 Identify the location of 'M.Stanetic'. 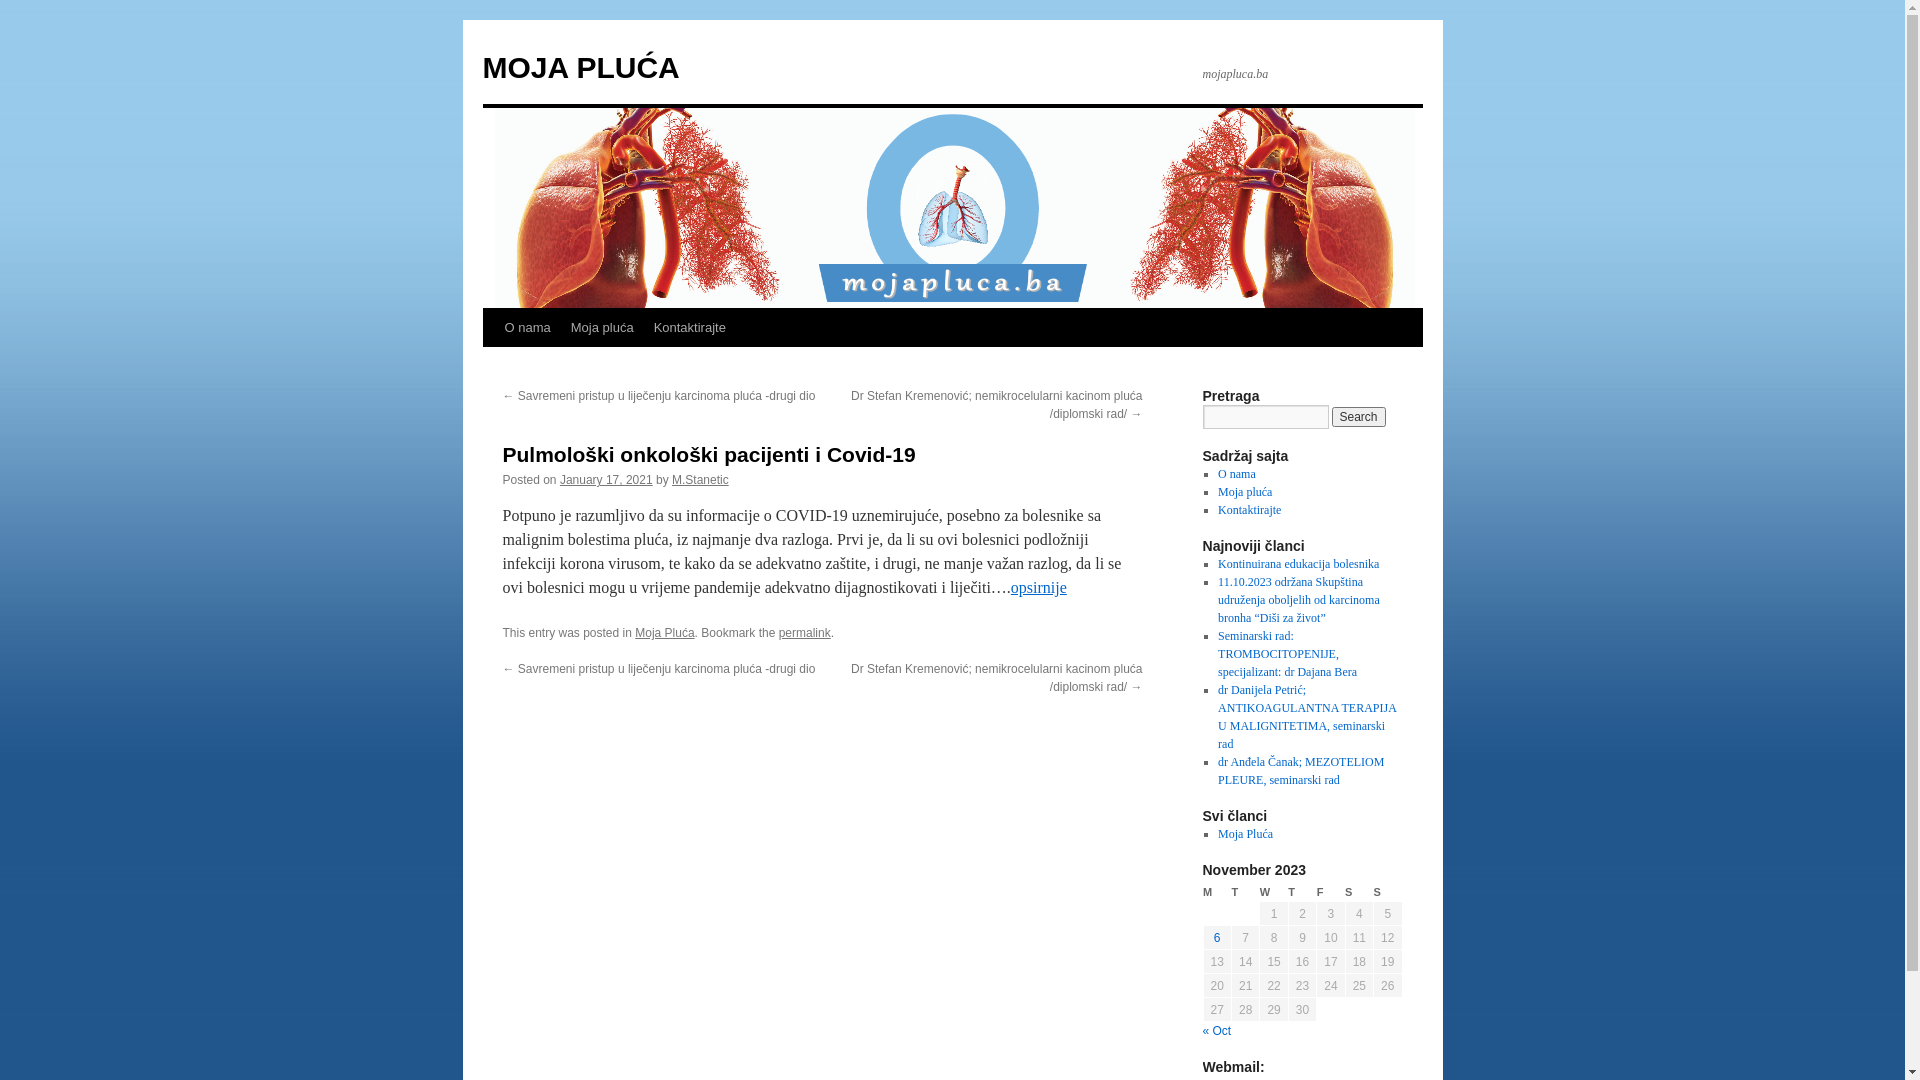
(700, 479).